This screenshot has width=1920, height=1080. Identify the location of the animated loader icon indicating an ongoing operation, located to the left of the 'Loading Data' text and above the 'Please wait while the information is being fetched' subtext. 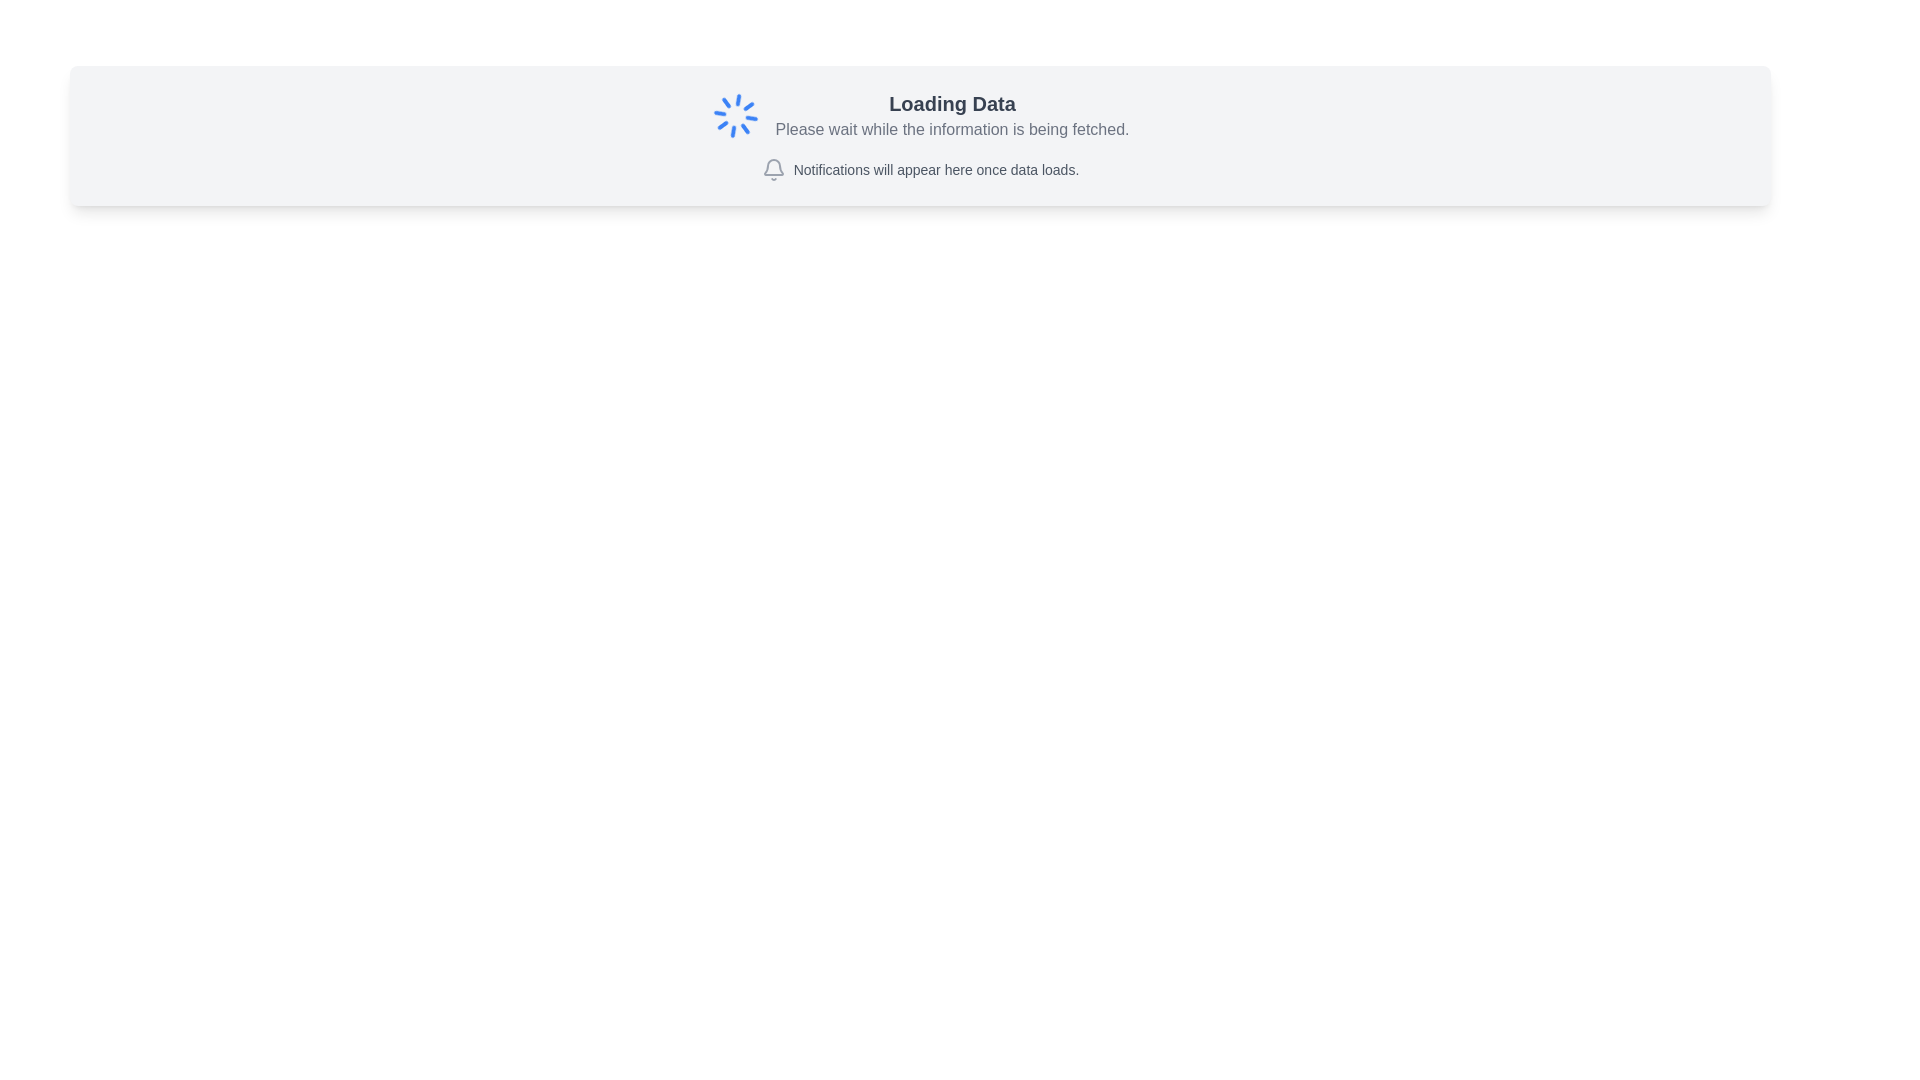
(734, 115).